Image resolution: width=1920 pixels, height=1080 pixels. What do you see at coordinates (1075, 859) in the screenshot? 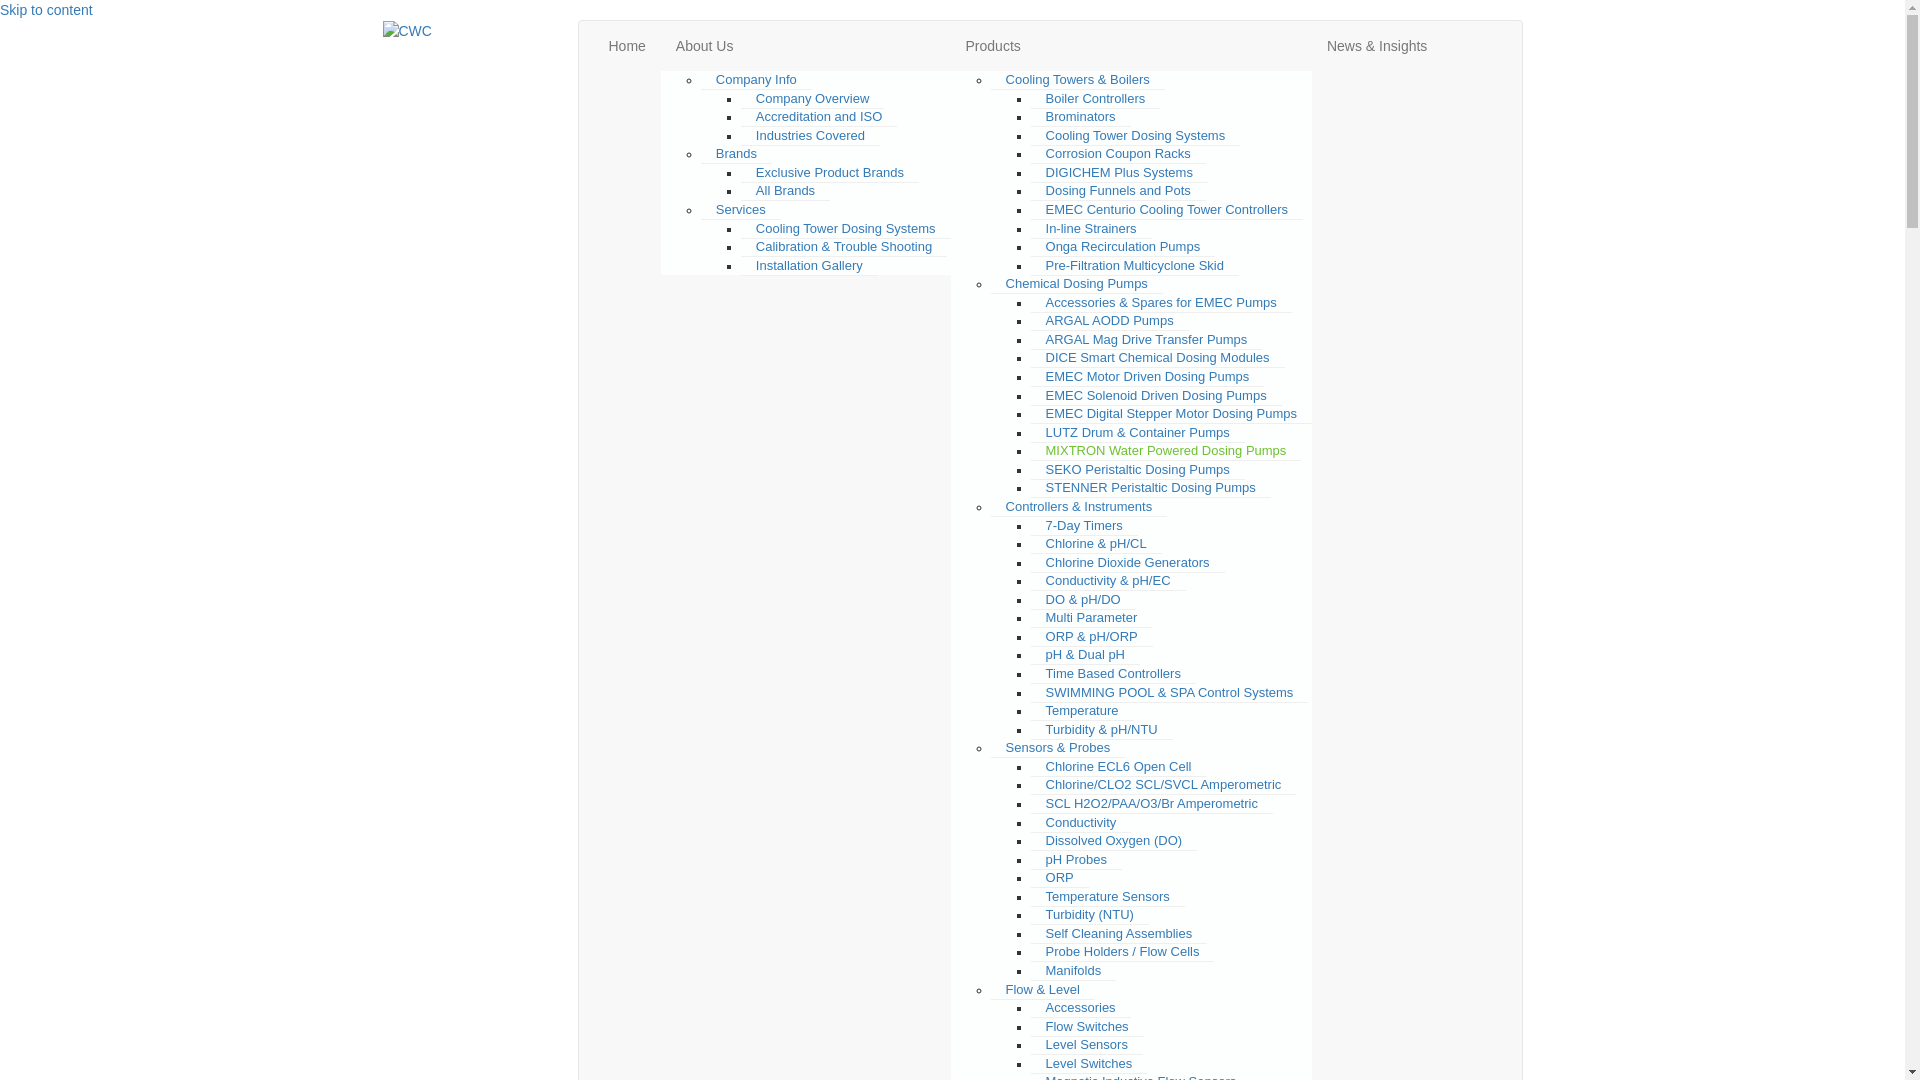
I see `'pH Probes'` at bounding box center [1075, 859].